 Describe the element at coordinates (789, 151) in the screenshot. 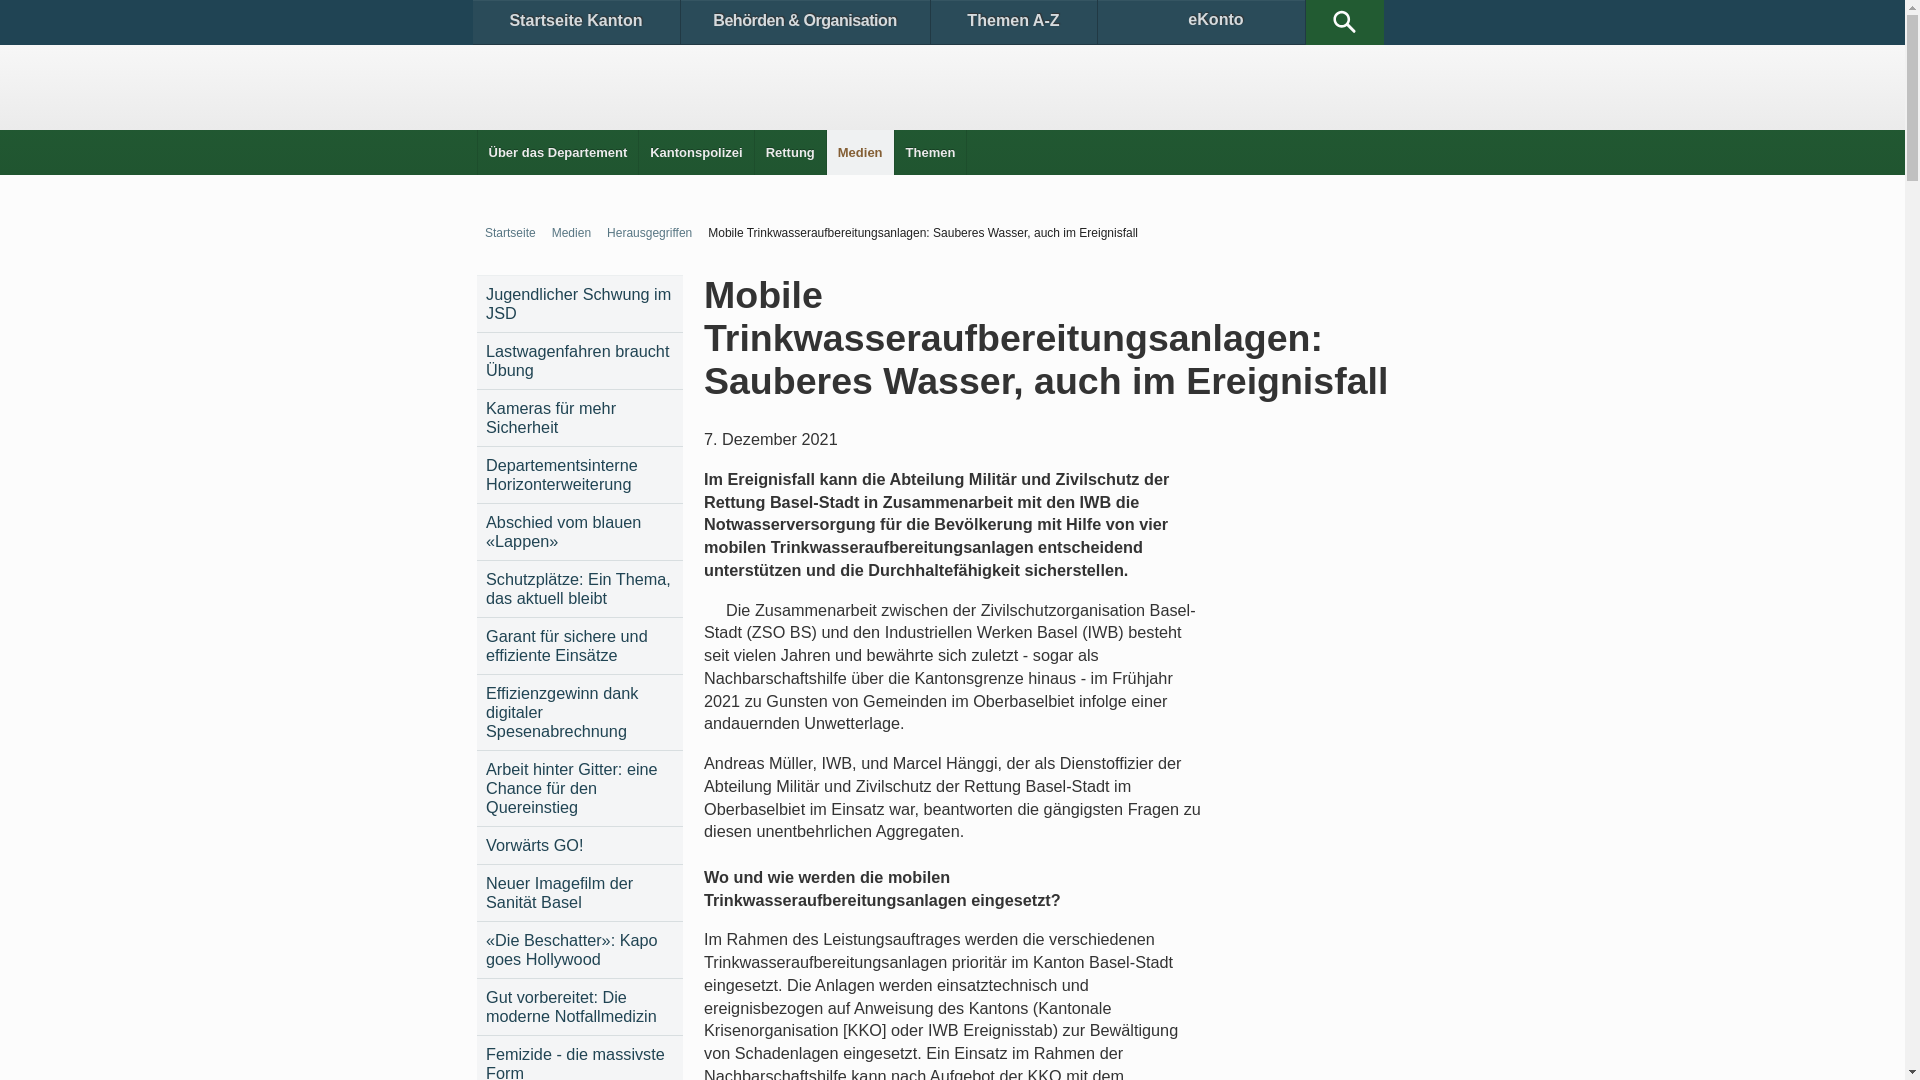

I see `'Rettung'` at that location.